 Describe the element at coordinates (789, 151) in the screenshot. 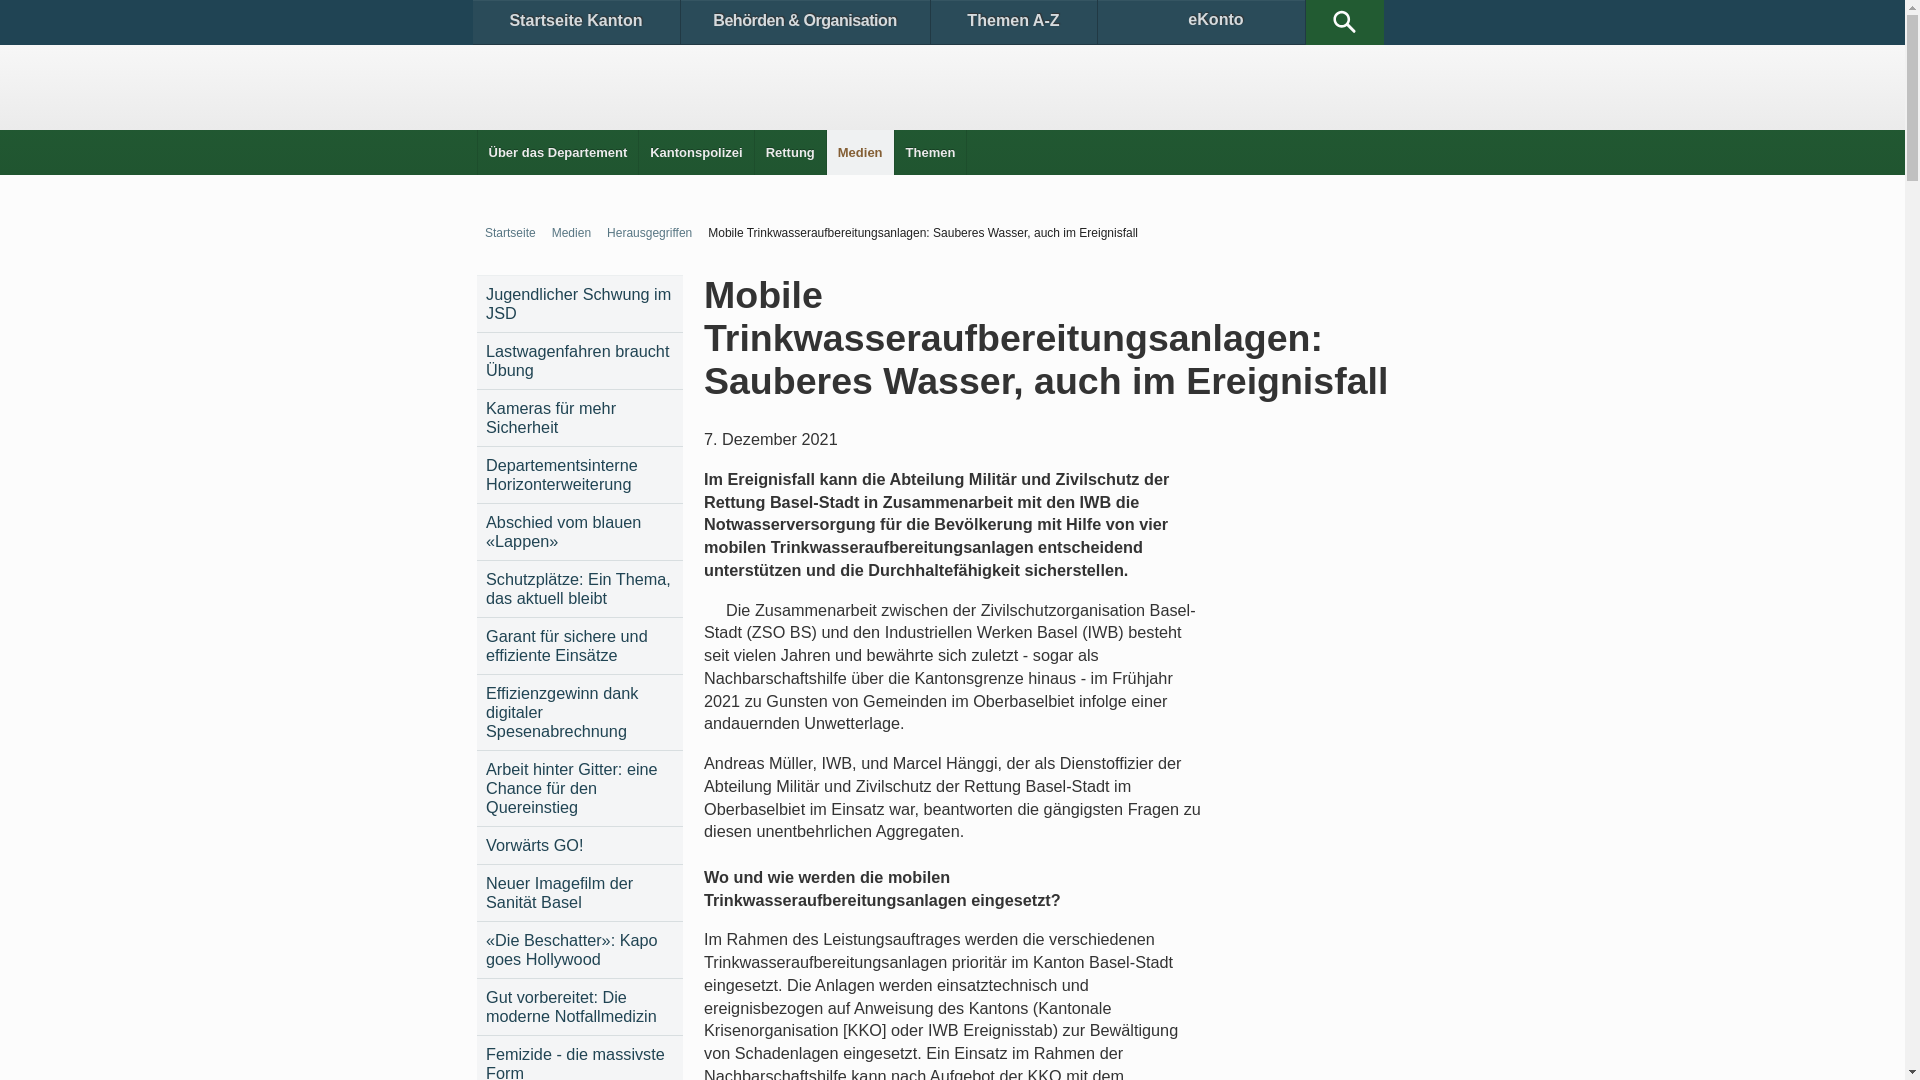

I see `'Rettung'` at that location.